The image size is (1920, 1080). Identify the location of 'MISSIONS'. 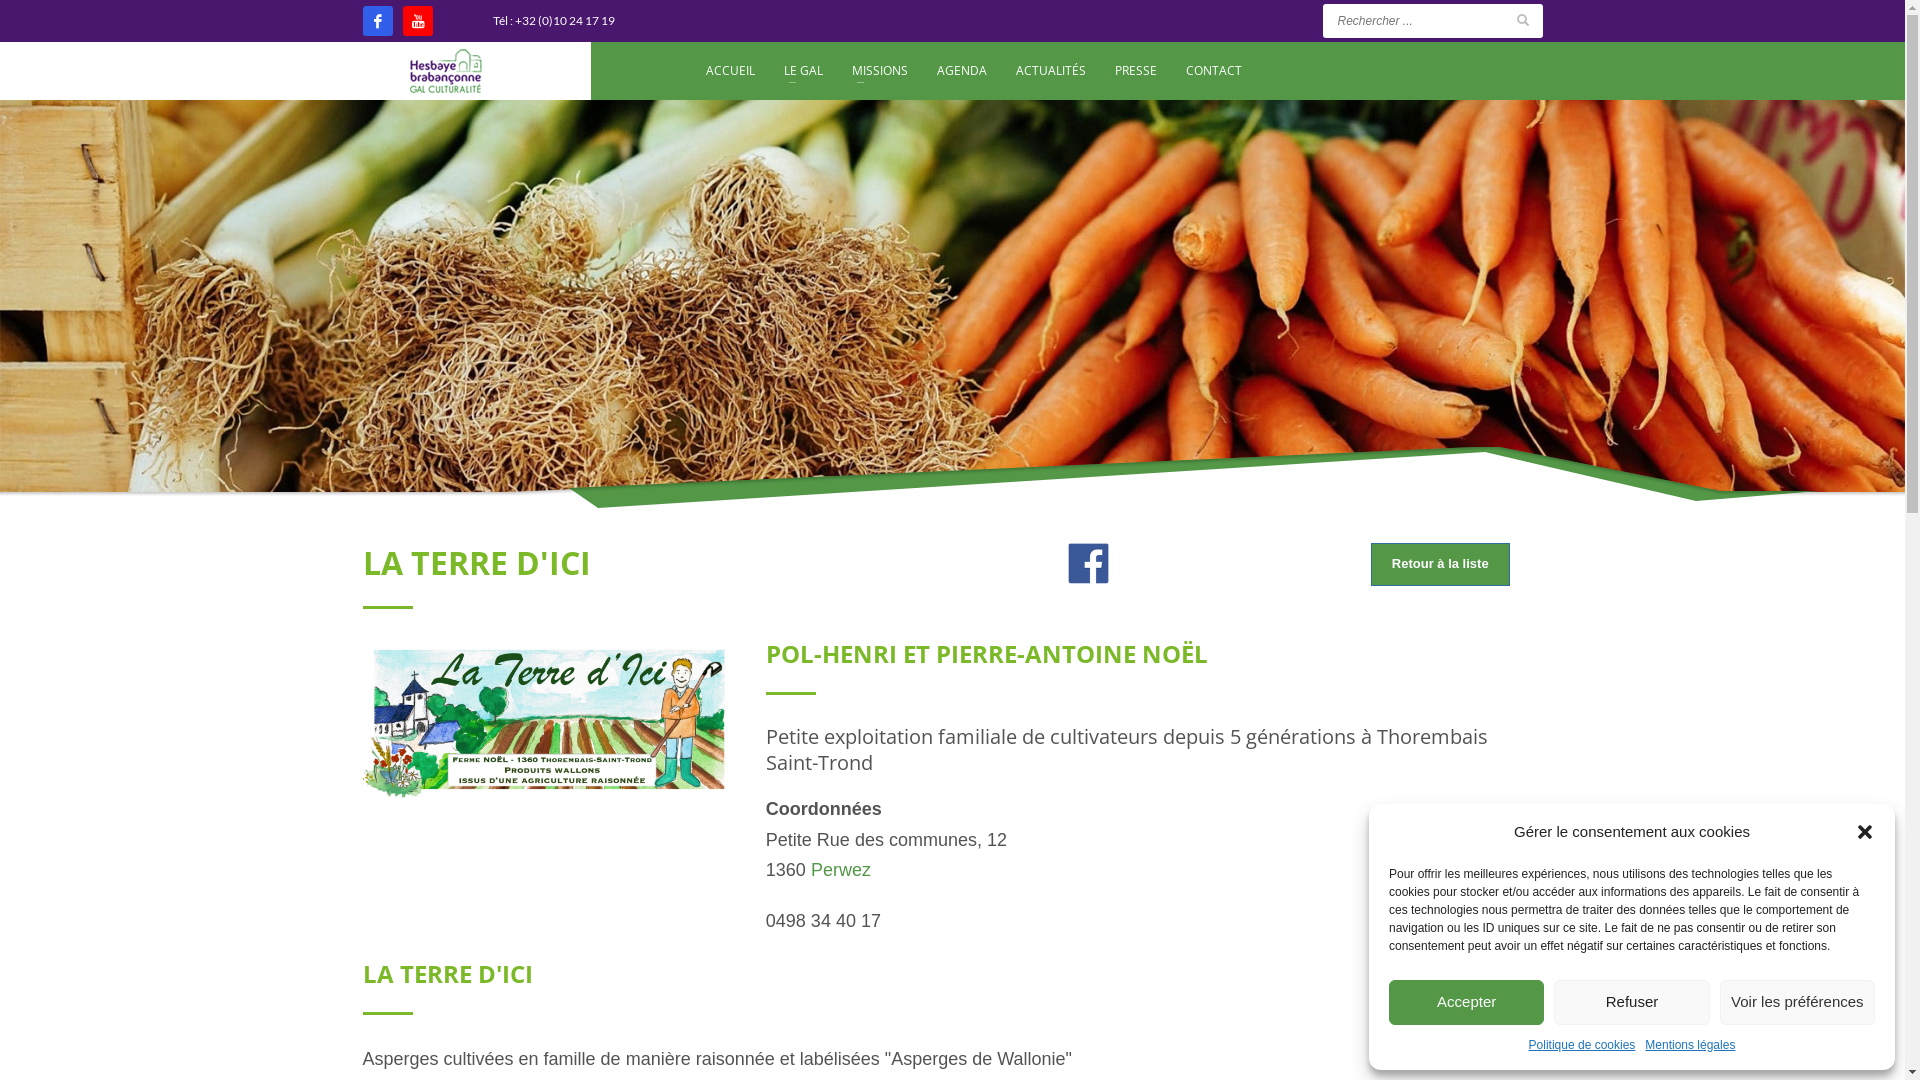
(879, 69).